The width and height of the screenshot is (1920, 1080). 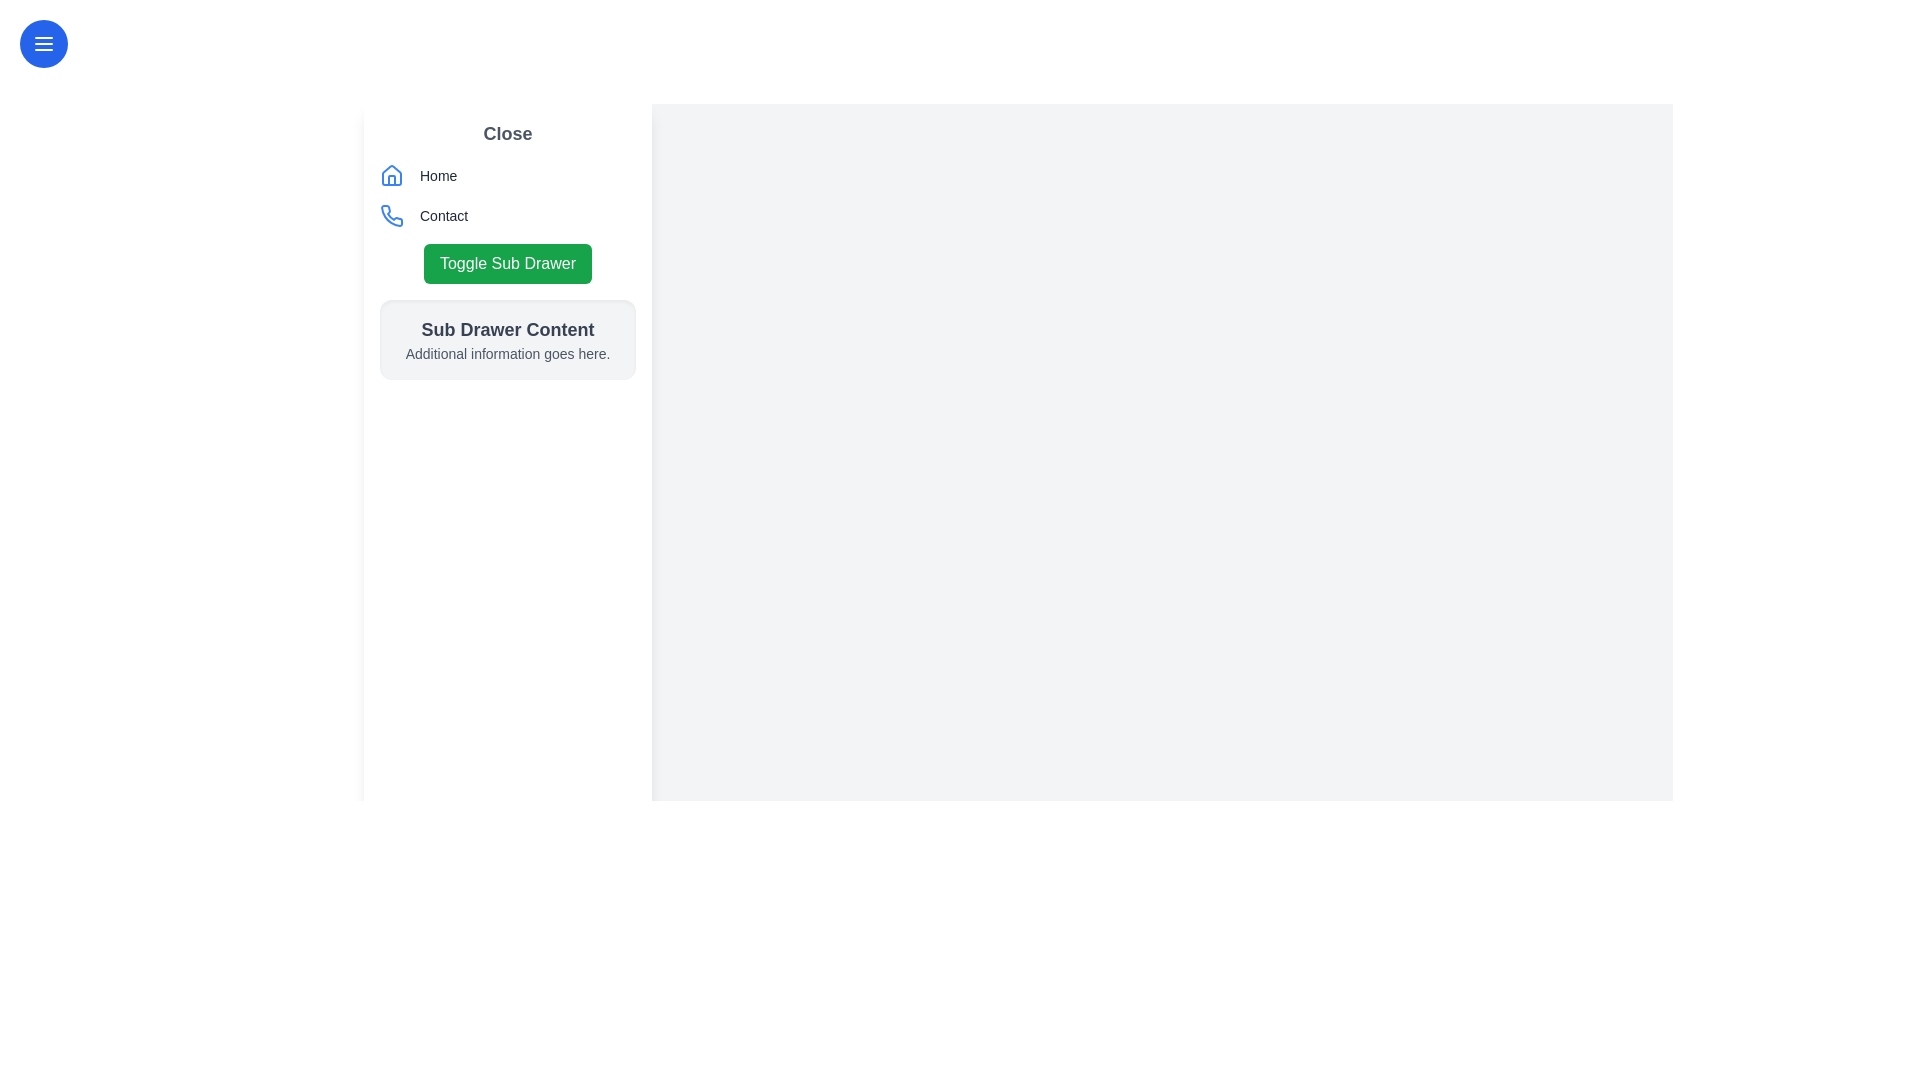 What do you see at coordinates (508, 262) in the screenshot?
I see `the 'Toggle Sub Drawer' button located in the left sidebar, which has a green background and white text` at bounding box center [508, 262].